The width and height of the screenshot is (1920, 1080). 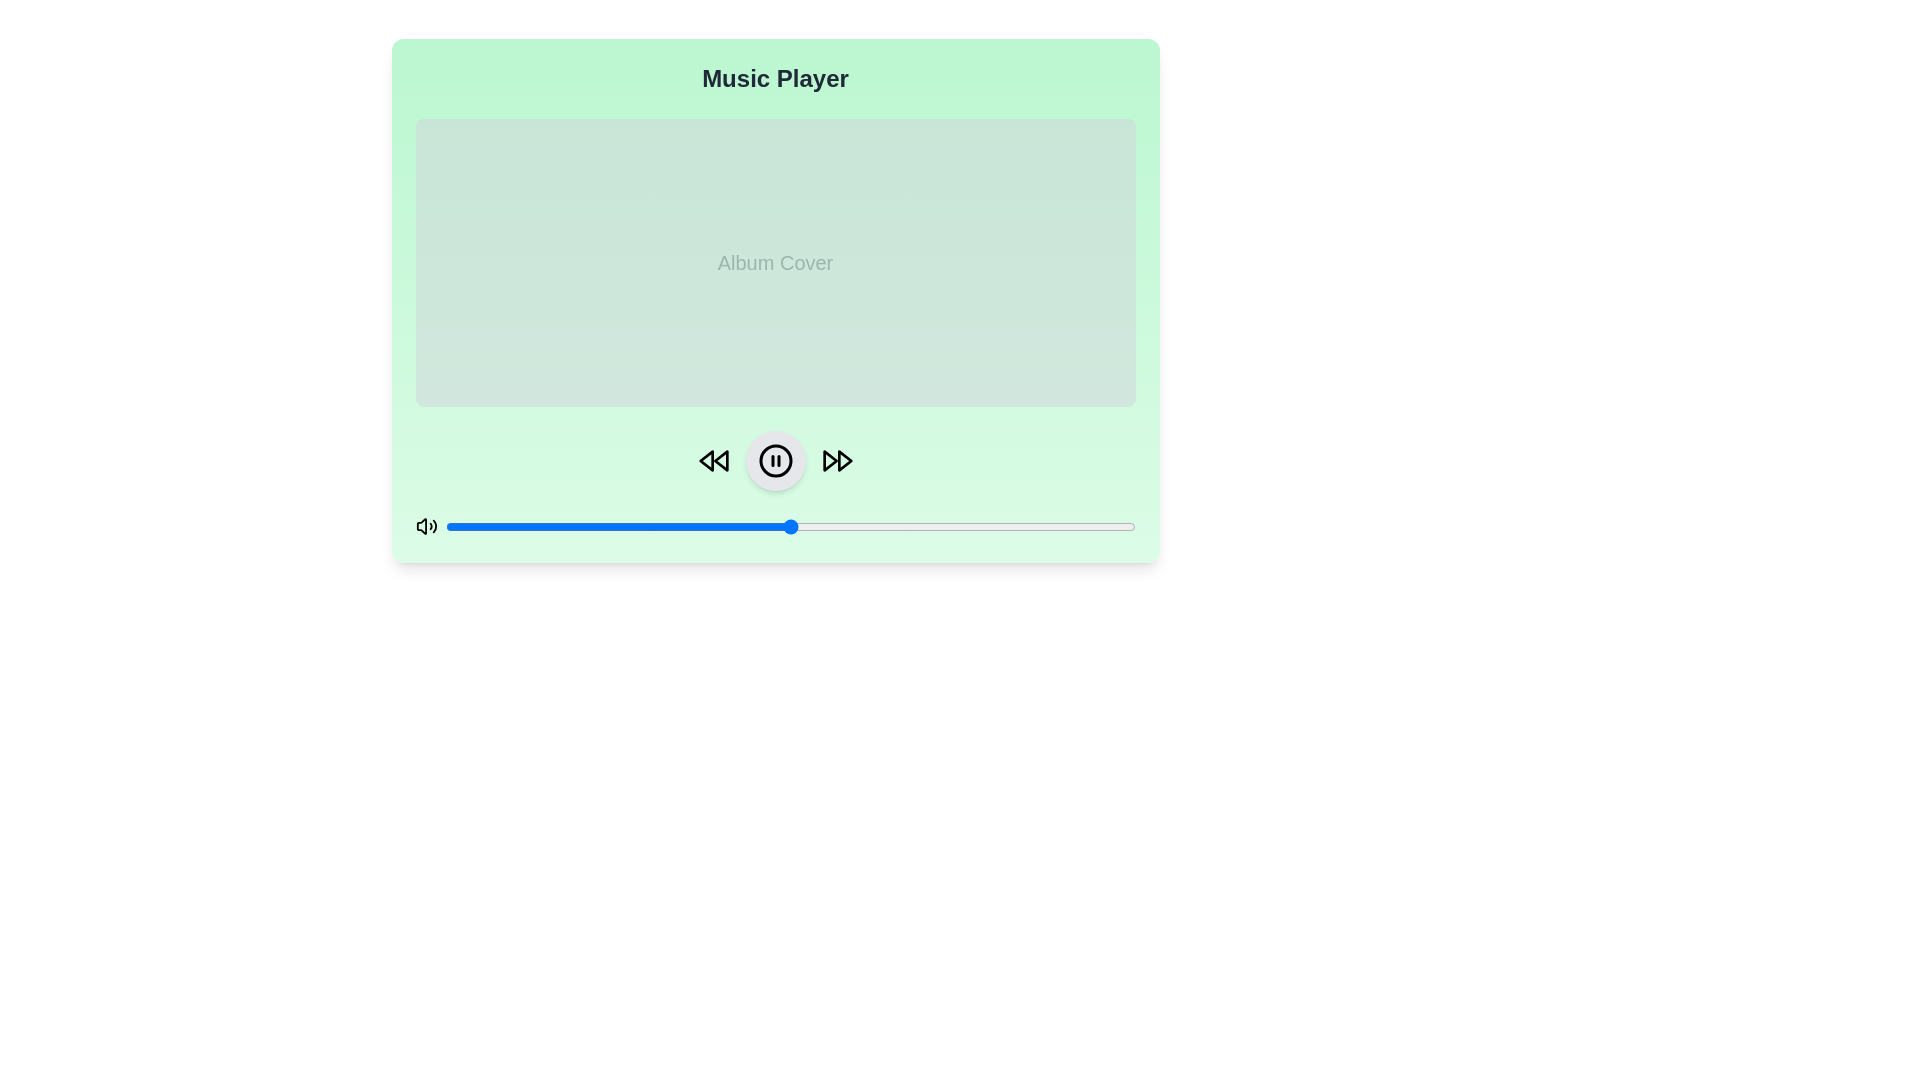 I want to click on the rewind button located to the left of the circular play/pause button in the music player interface, so click(x=705, y=461).